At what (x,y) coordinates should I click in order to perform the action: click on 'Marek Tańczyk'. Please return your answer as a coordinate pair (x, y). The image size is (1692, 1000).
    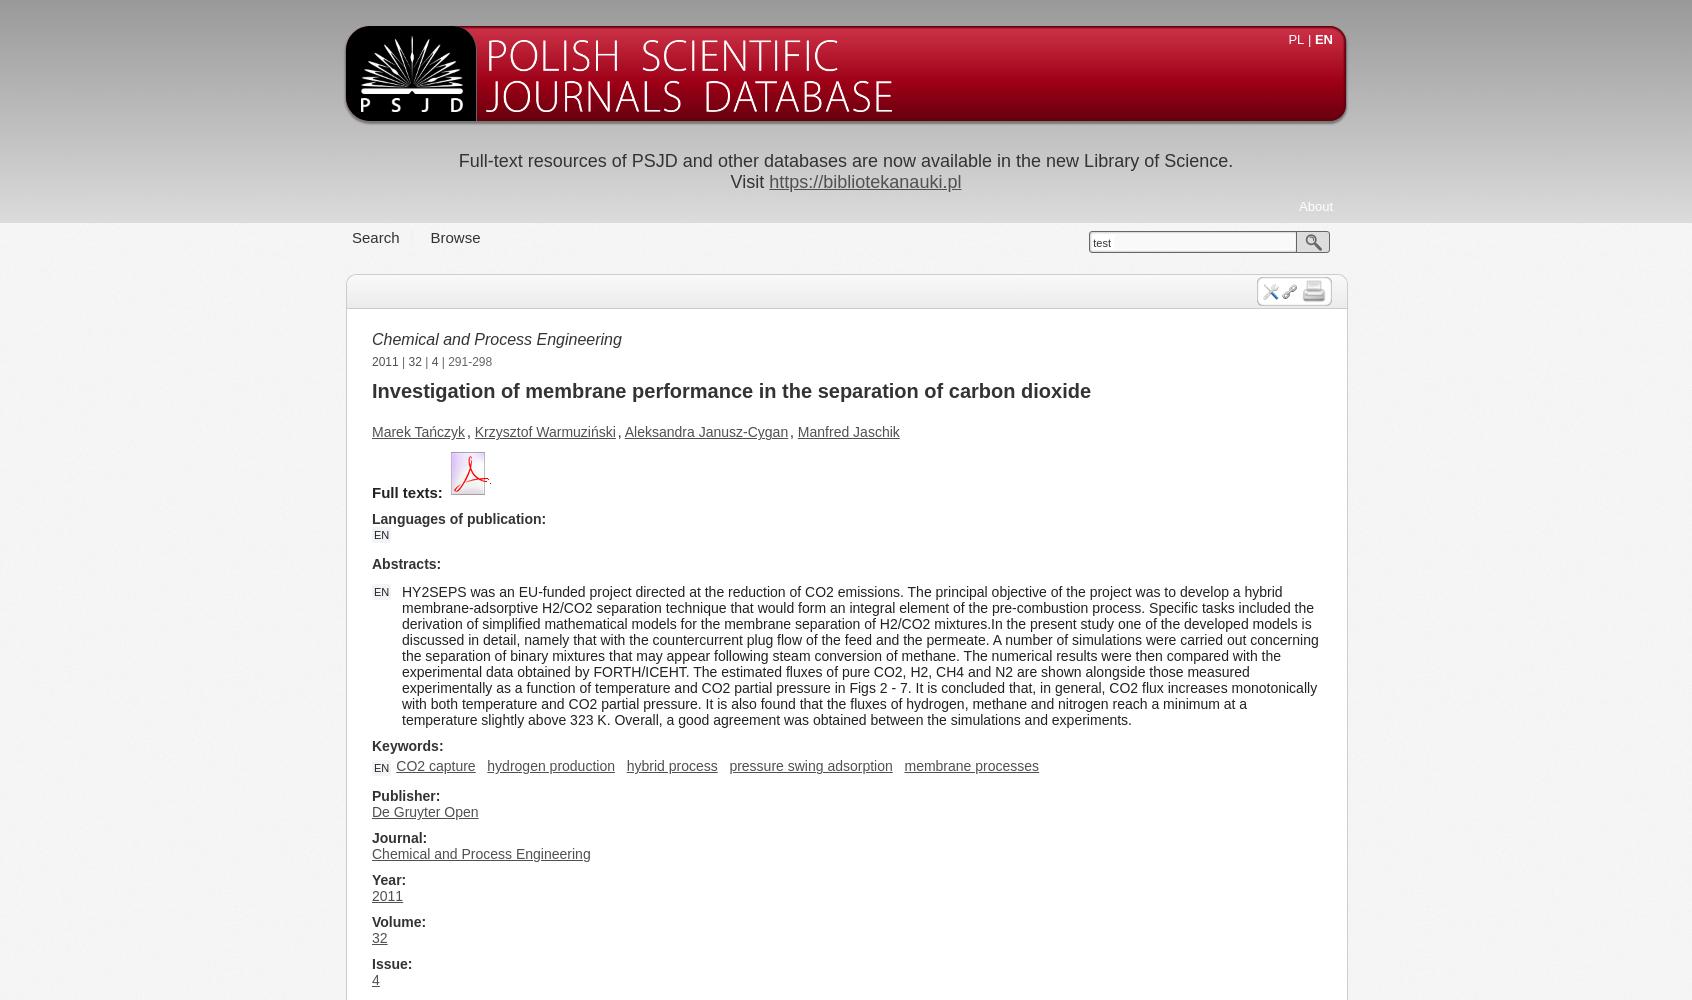
    Looking at the image, I should click on (418, 432).